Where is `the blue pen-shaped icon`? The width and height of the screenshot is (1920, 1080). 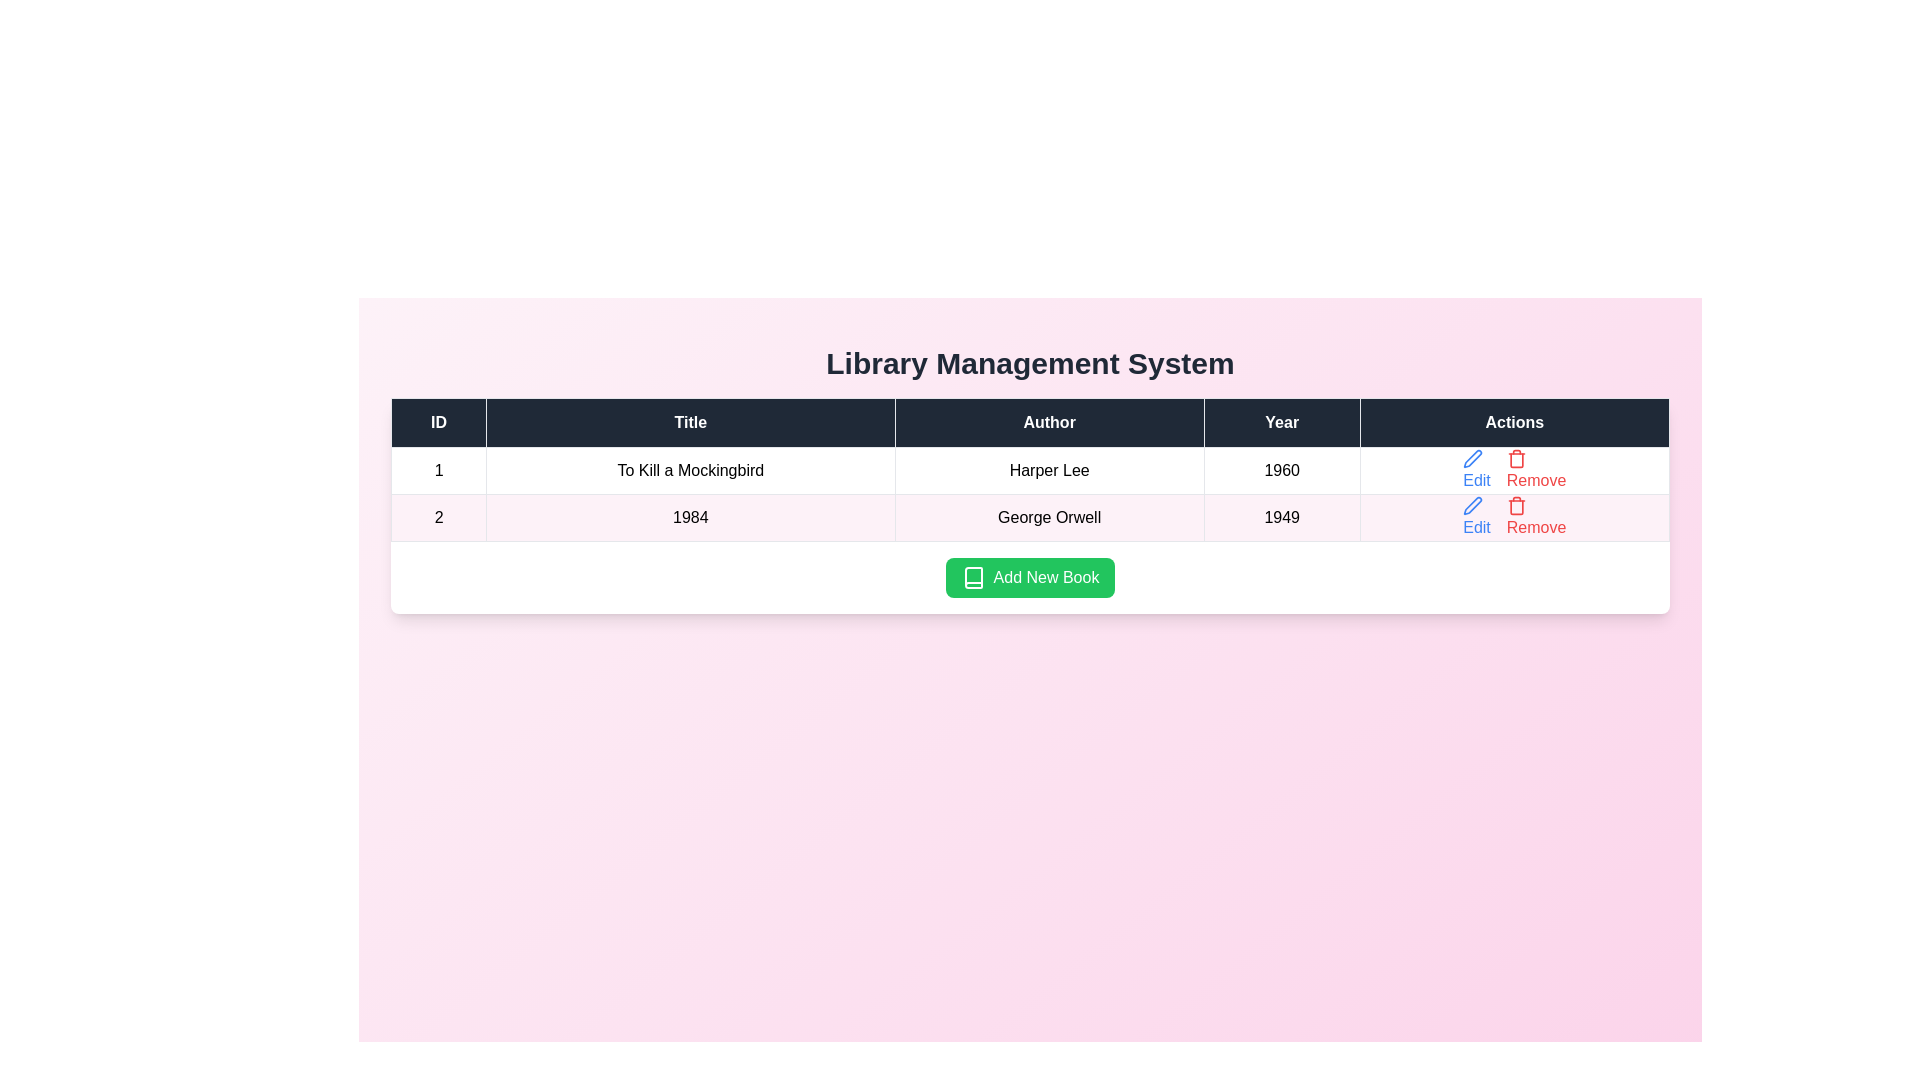
the blue pen-shaped icon is located at coordinates (1473, 504).